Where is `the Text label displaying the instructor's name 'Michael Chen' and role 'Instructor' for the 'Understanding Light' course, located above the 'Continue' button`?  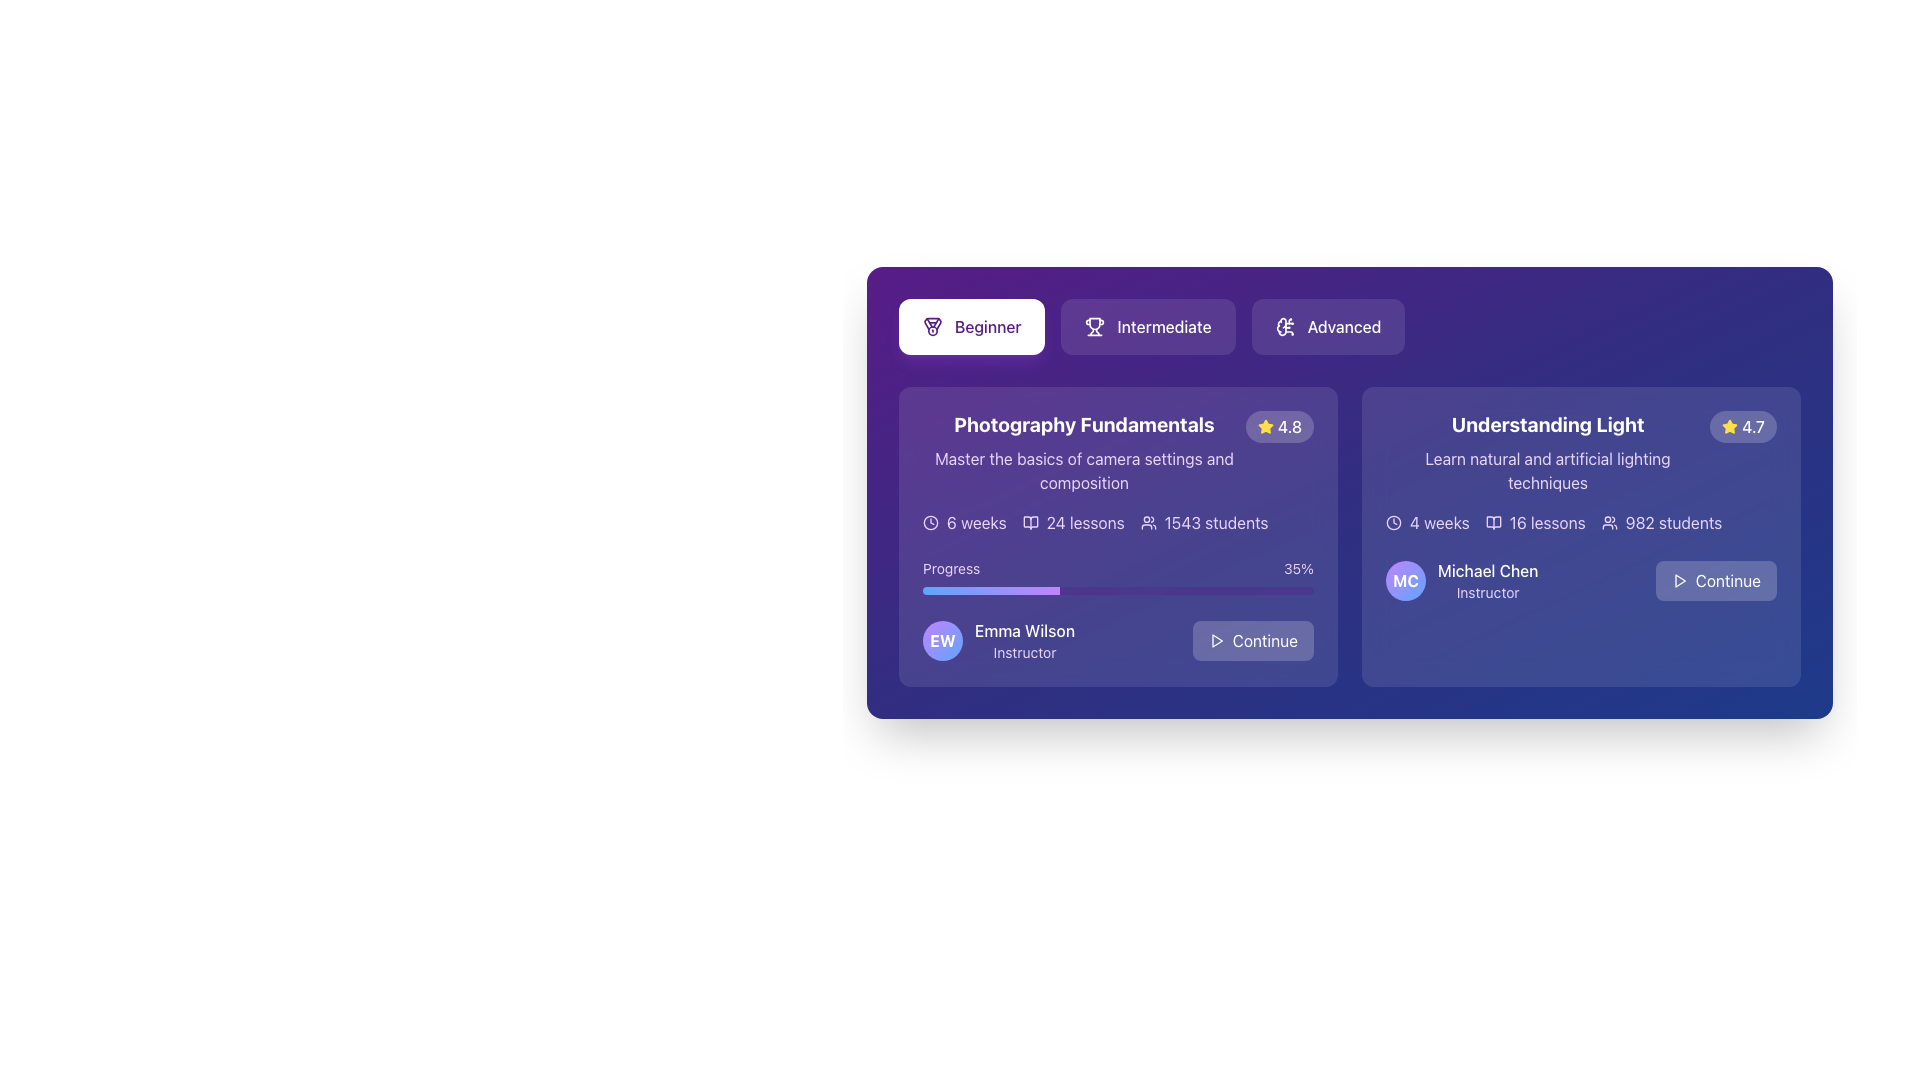
the Text label displaying the instructor's name 'Michael Chen' and role 'Instructor' for the 'Understanding Light' course, located above the 'Continue' button is located at coordinates (1488, 581).